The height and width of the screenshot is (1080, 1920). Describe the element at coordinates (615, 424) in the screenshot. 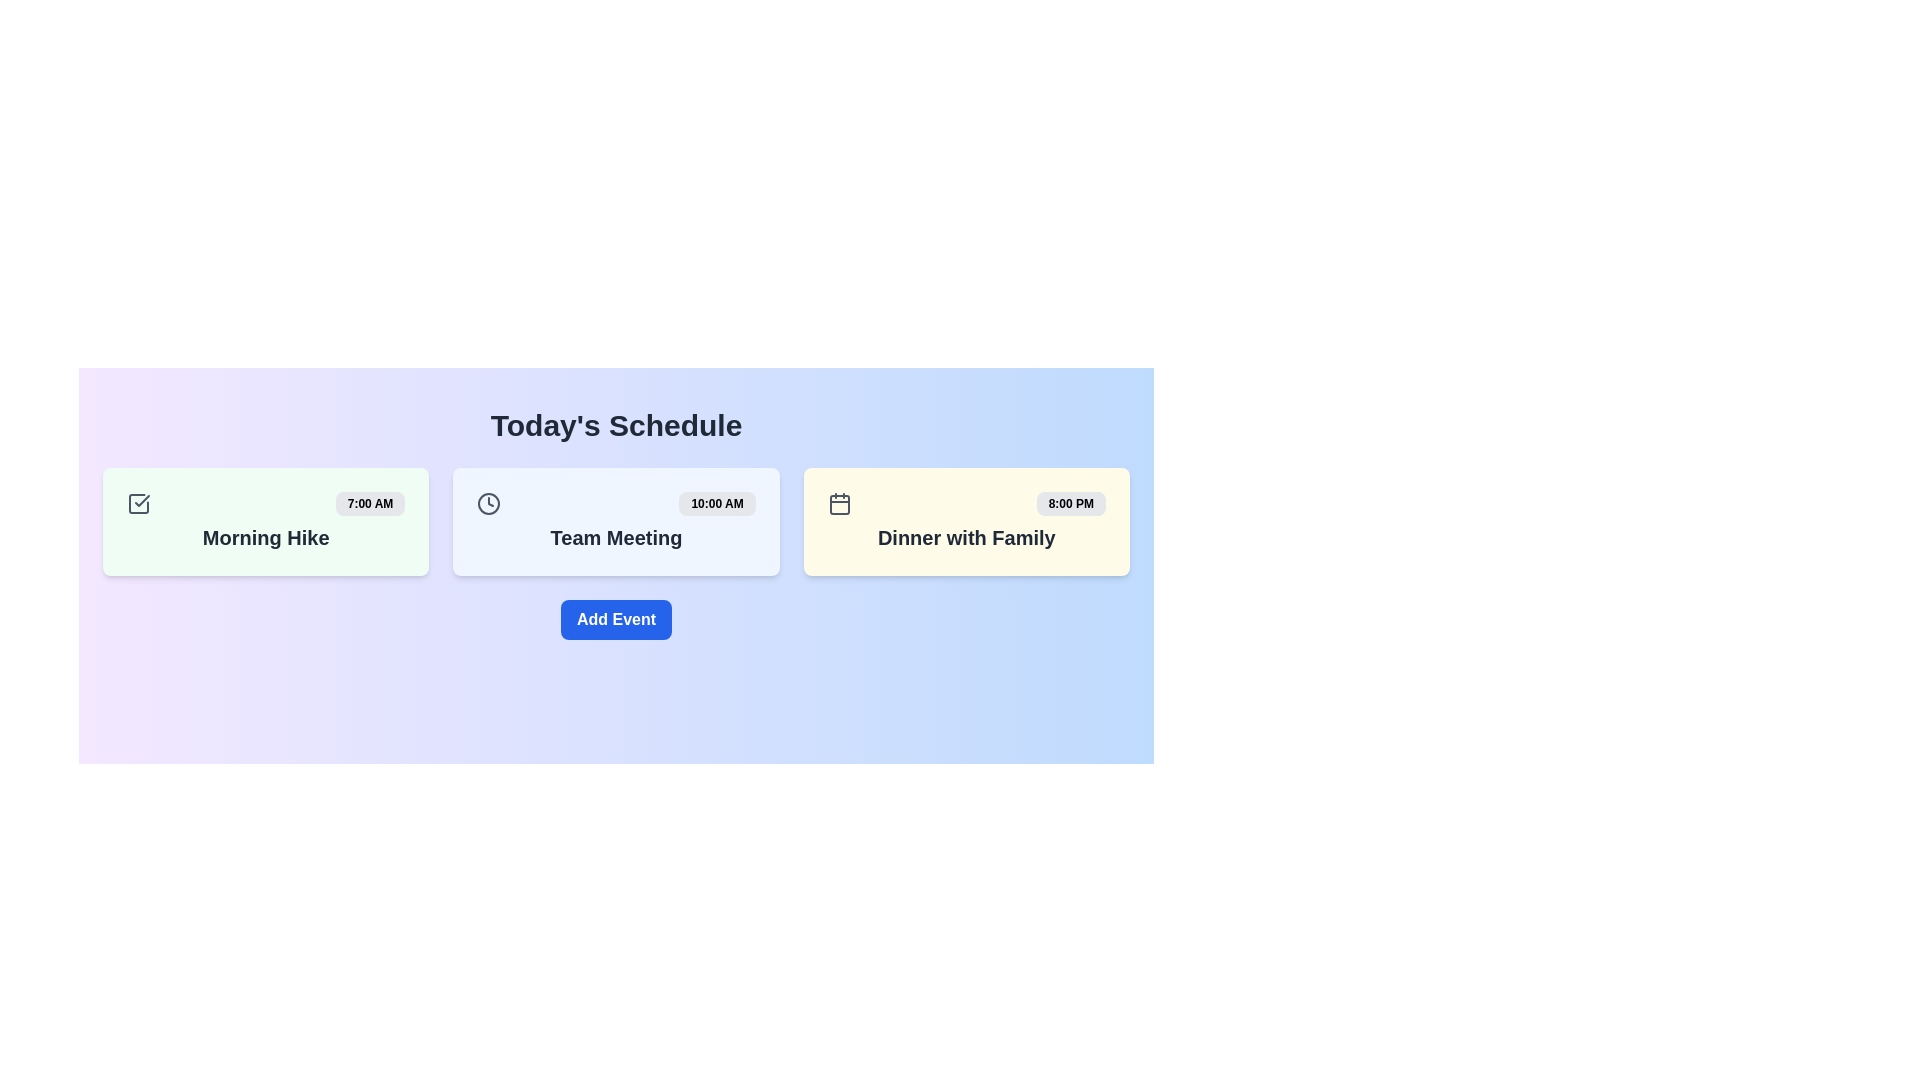

I see `the header element displaying 'Today's Schedule', which is a bold, large, centered title in dark gray` at that location.